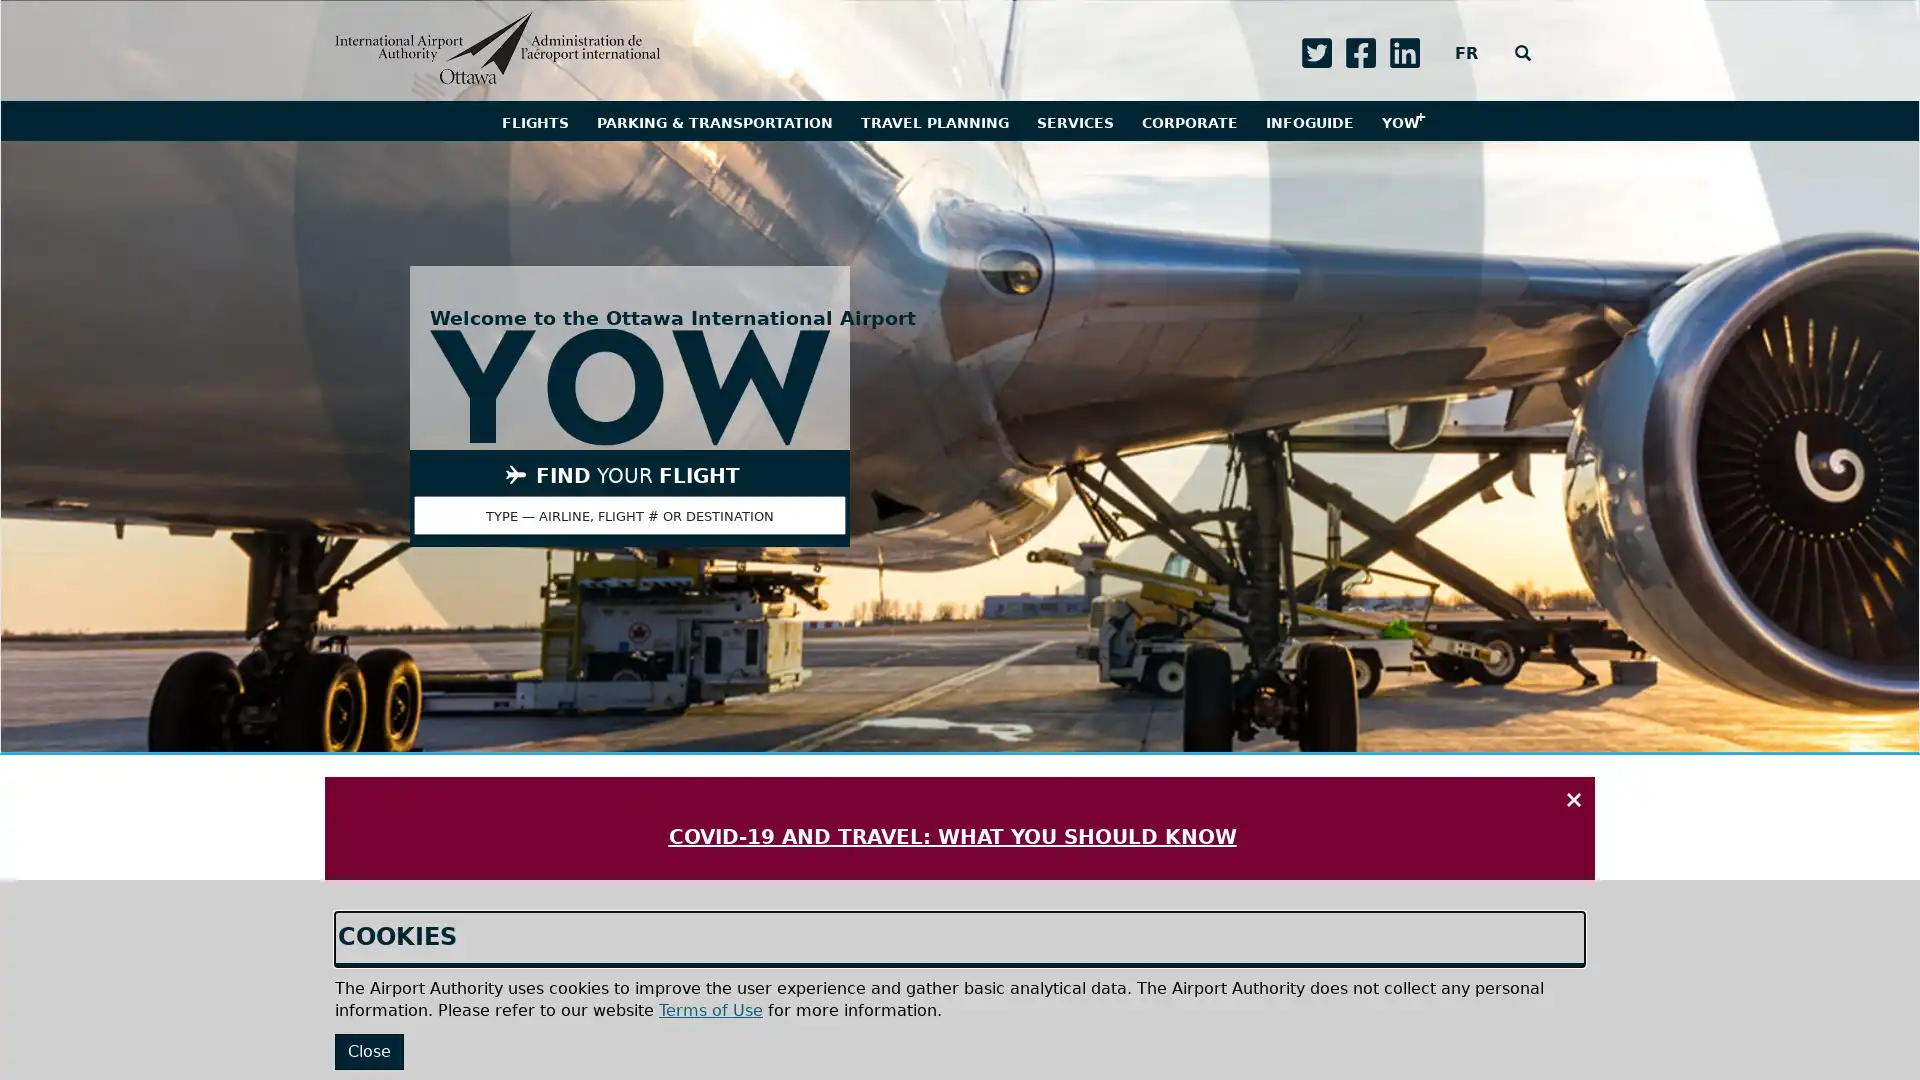 The image size is (1920, 1080). I want to click on Show Infoguide Sub Menu, so click(1309, 120).